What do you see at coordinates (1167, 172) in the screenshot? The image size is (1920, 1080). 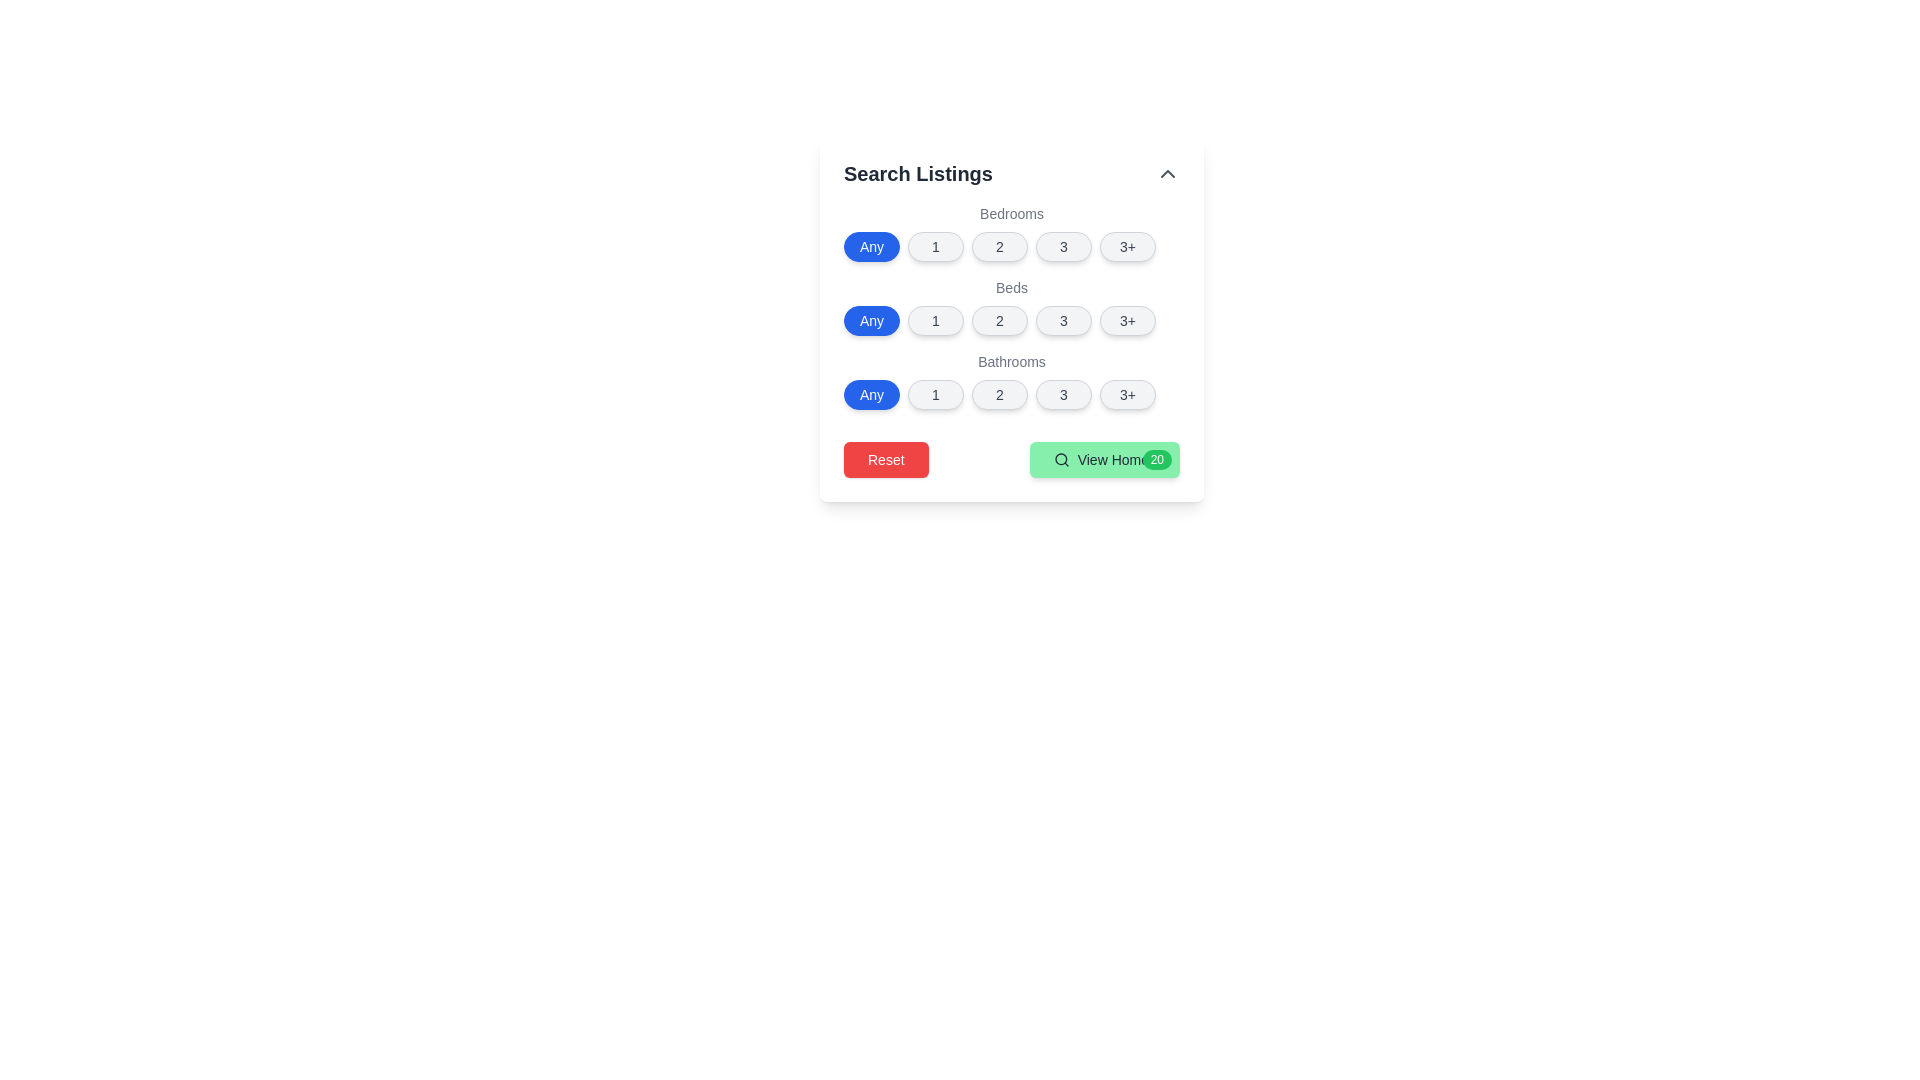 I see `the toggle button located at the top-right of the 'Search Listings' header section to change its color for visual feedback` at bounding box center [1167, 172].